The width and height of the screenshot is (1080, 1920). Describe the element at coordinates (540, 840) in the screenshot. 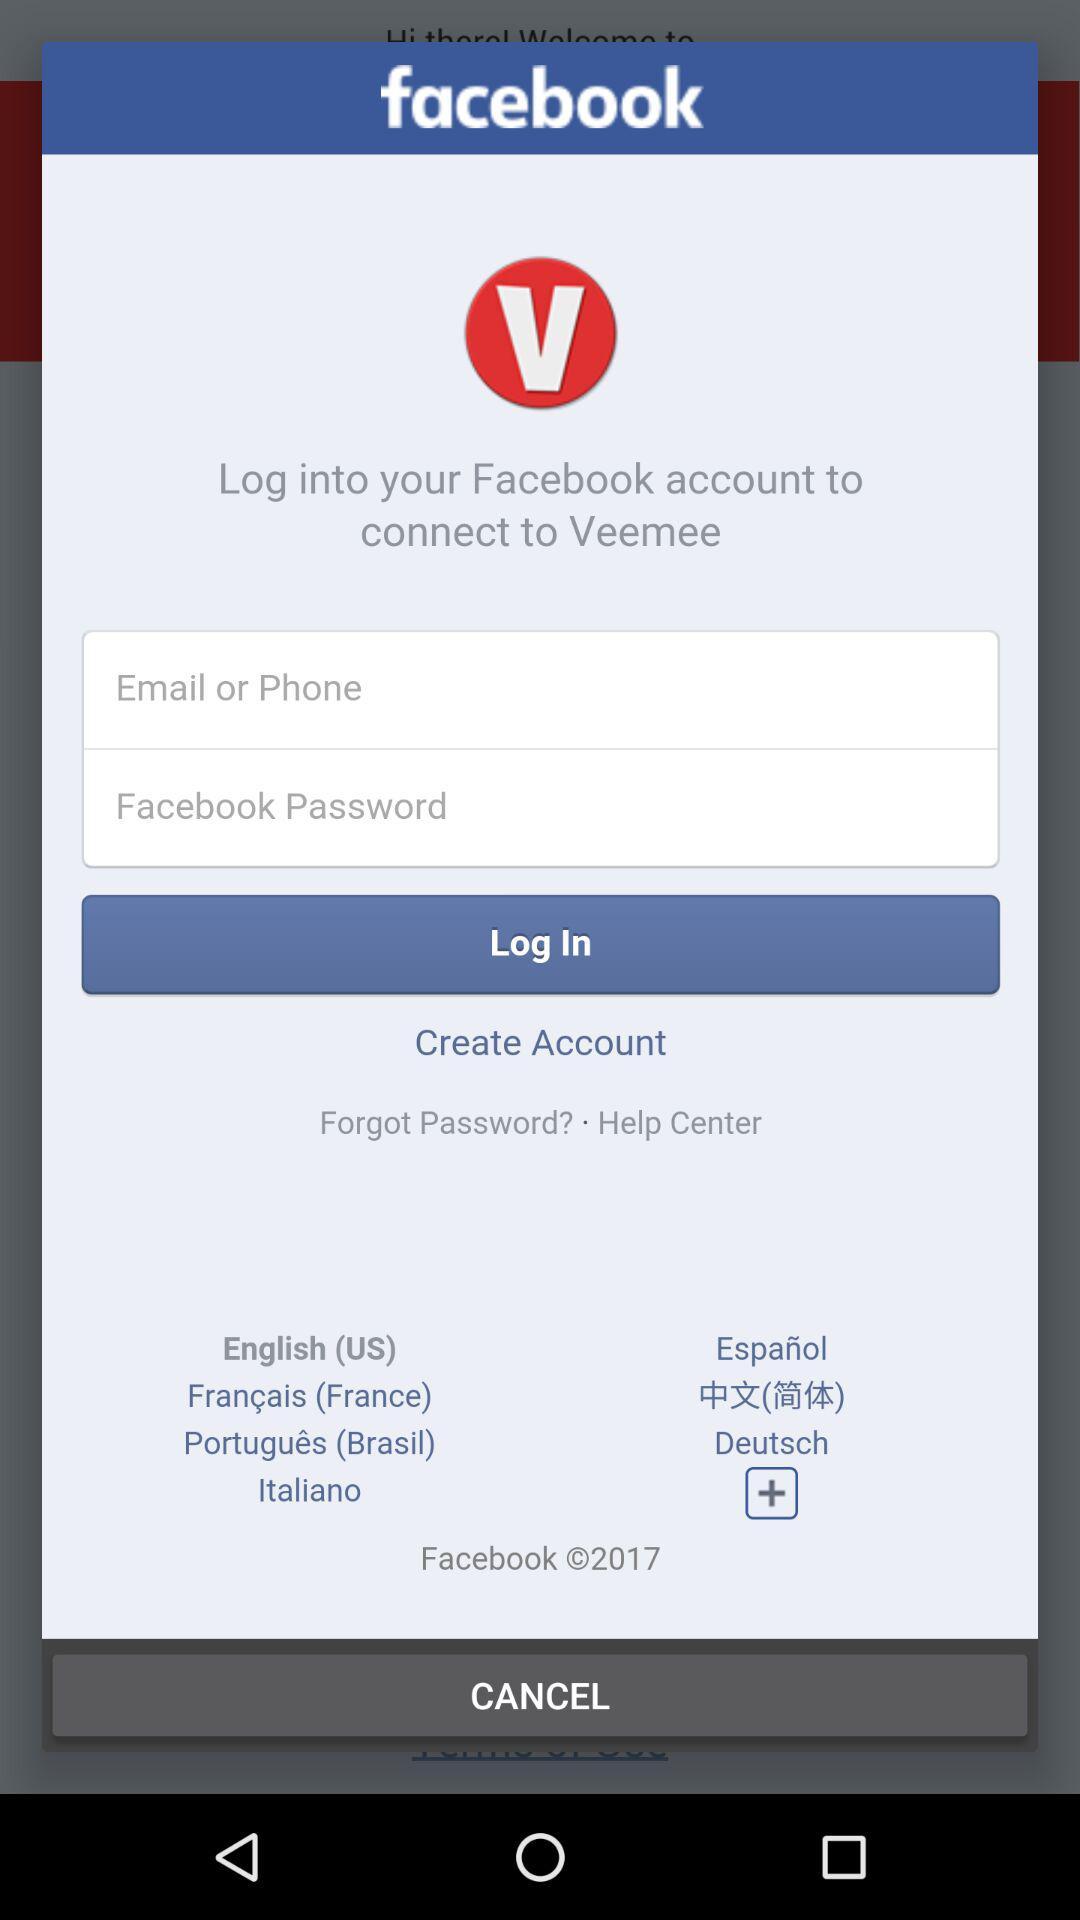

I see `facebook login` at that location.